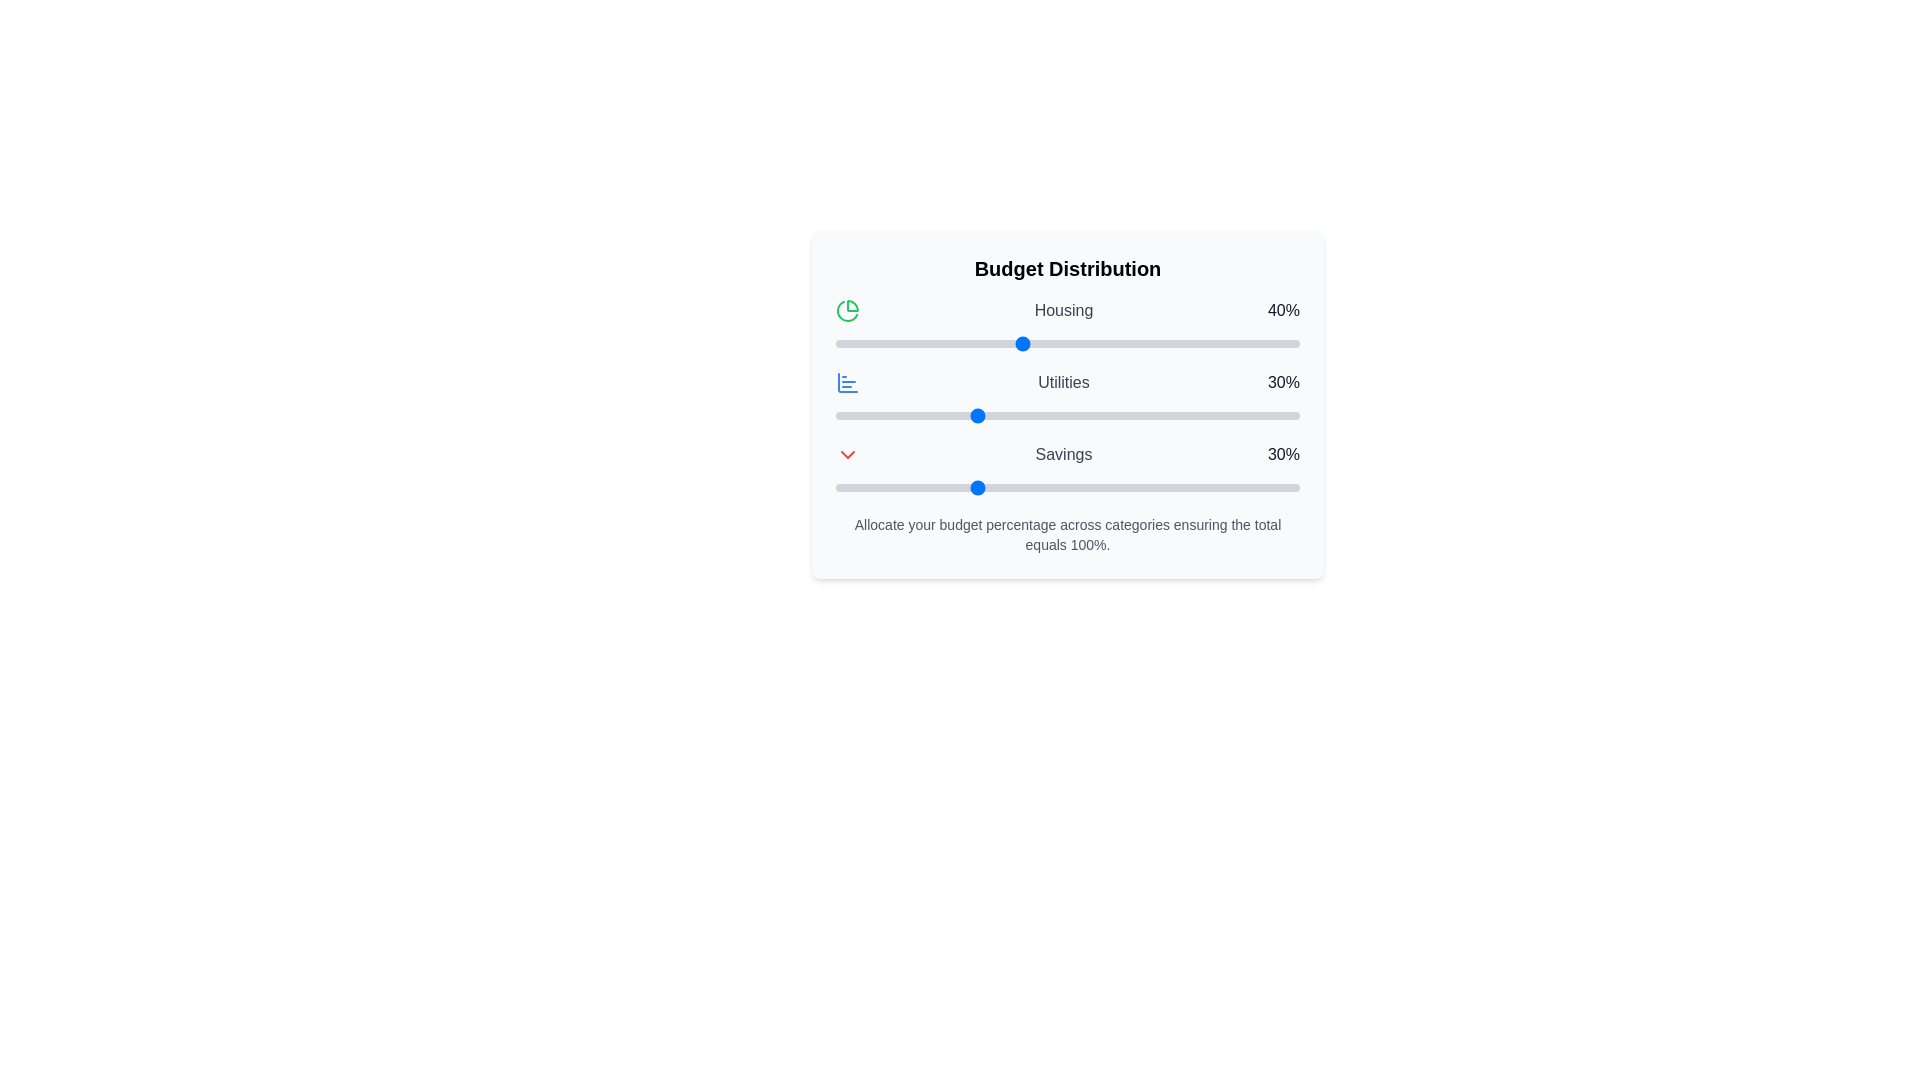 The image size is (1920, 1080). Describe the element at coordinates (1067, 534) in the screenshot. I see `the guideline text that instructs users about ensuring their budget allocation adds up to 100%, positioned at the bottom of the budget distribution card beneath the category sliders` at that location.